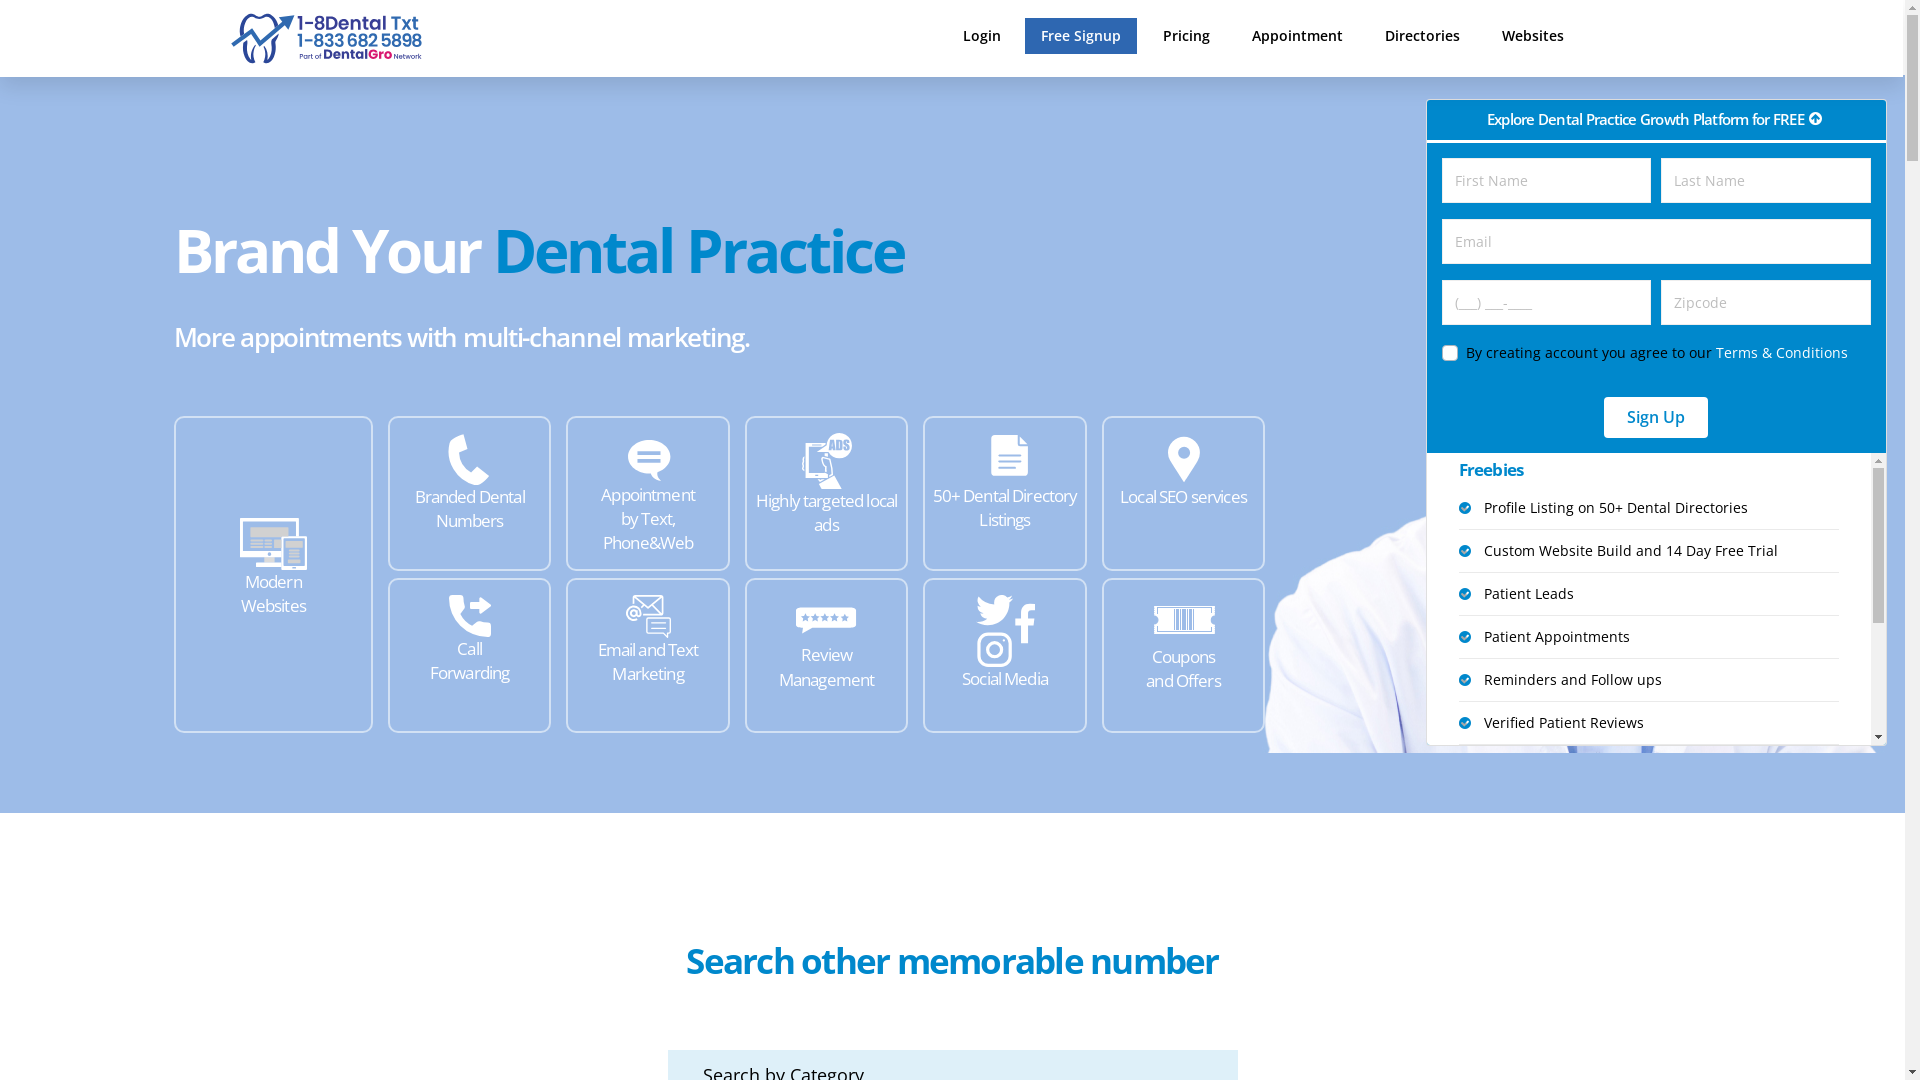 This screenshot has height=1080, width=1920. Describe the element at coordinates (1183, 493) in the screenshot. I see `'Local SEO services'` at that location.